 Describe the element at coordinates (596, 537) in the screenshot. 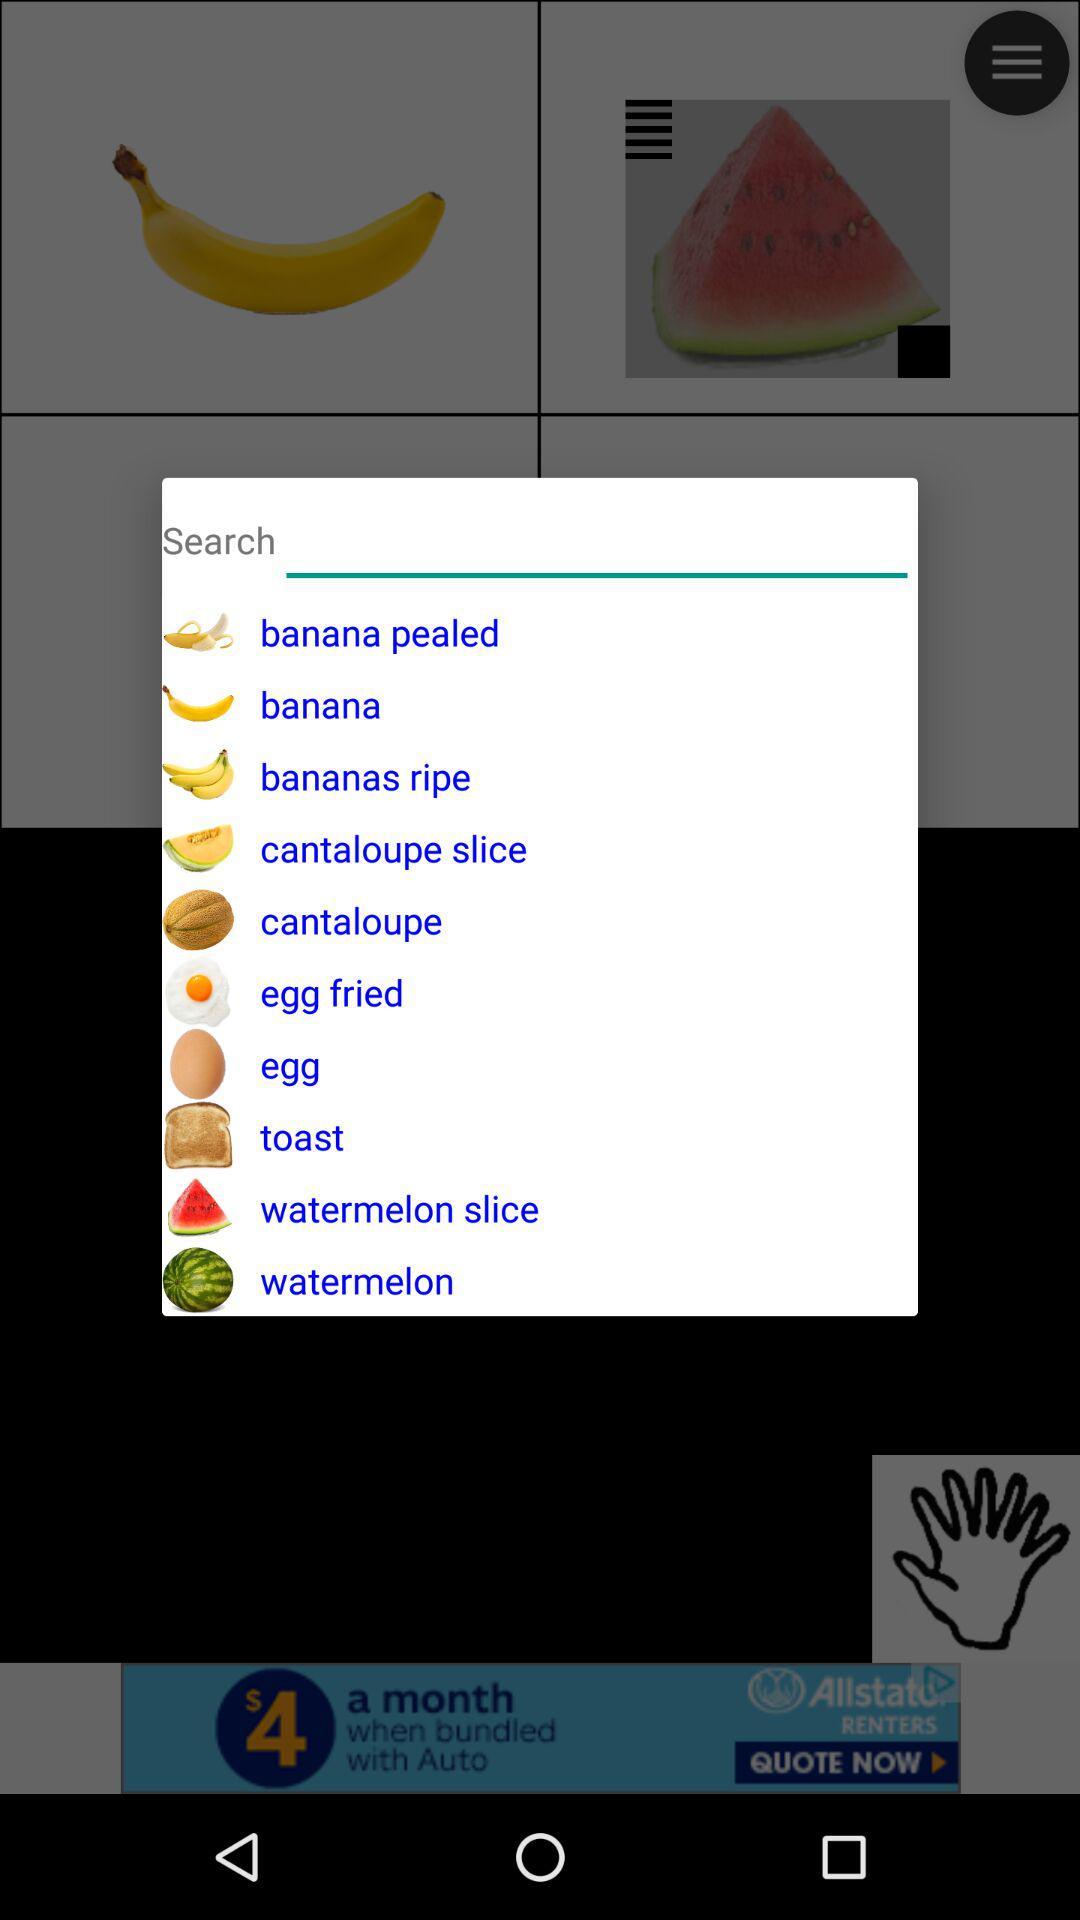

I see `search options` at that location.